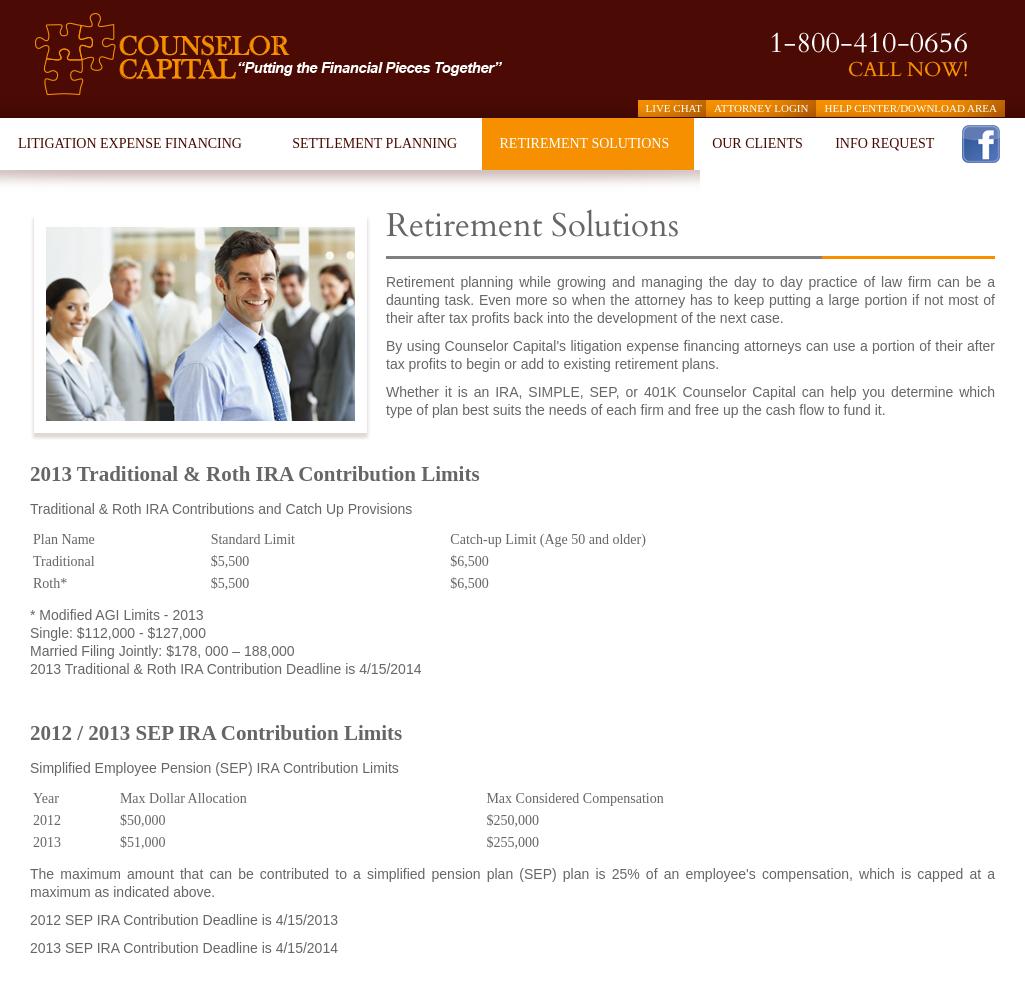 This screenshot has height=1000, width=1025. I want to click on 'SETTLEMENT PLANNING', so click(374, 143).